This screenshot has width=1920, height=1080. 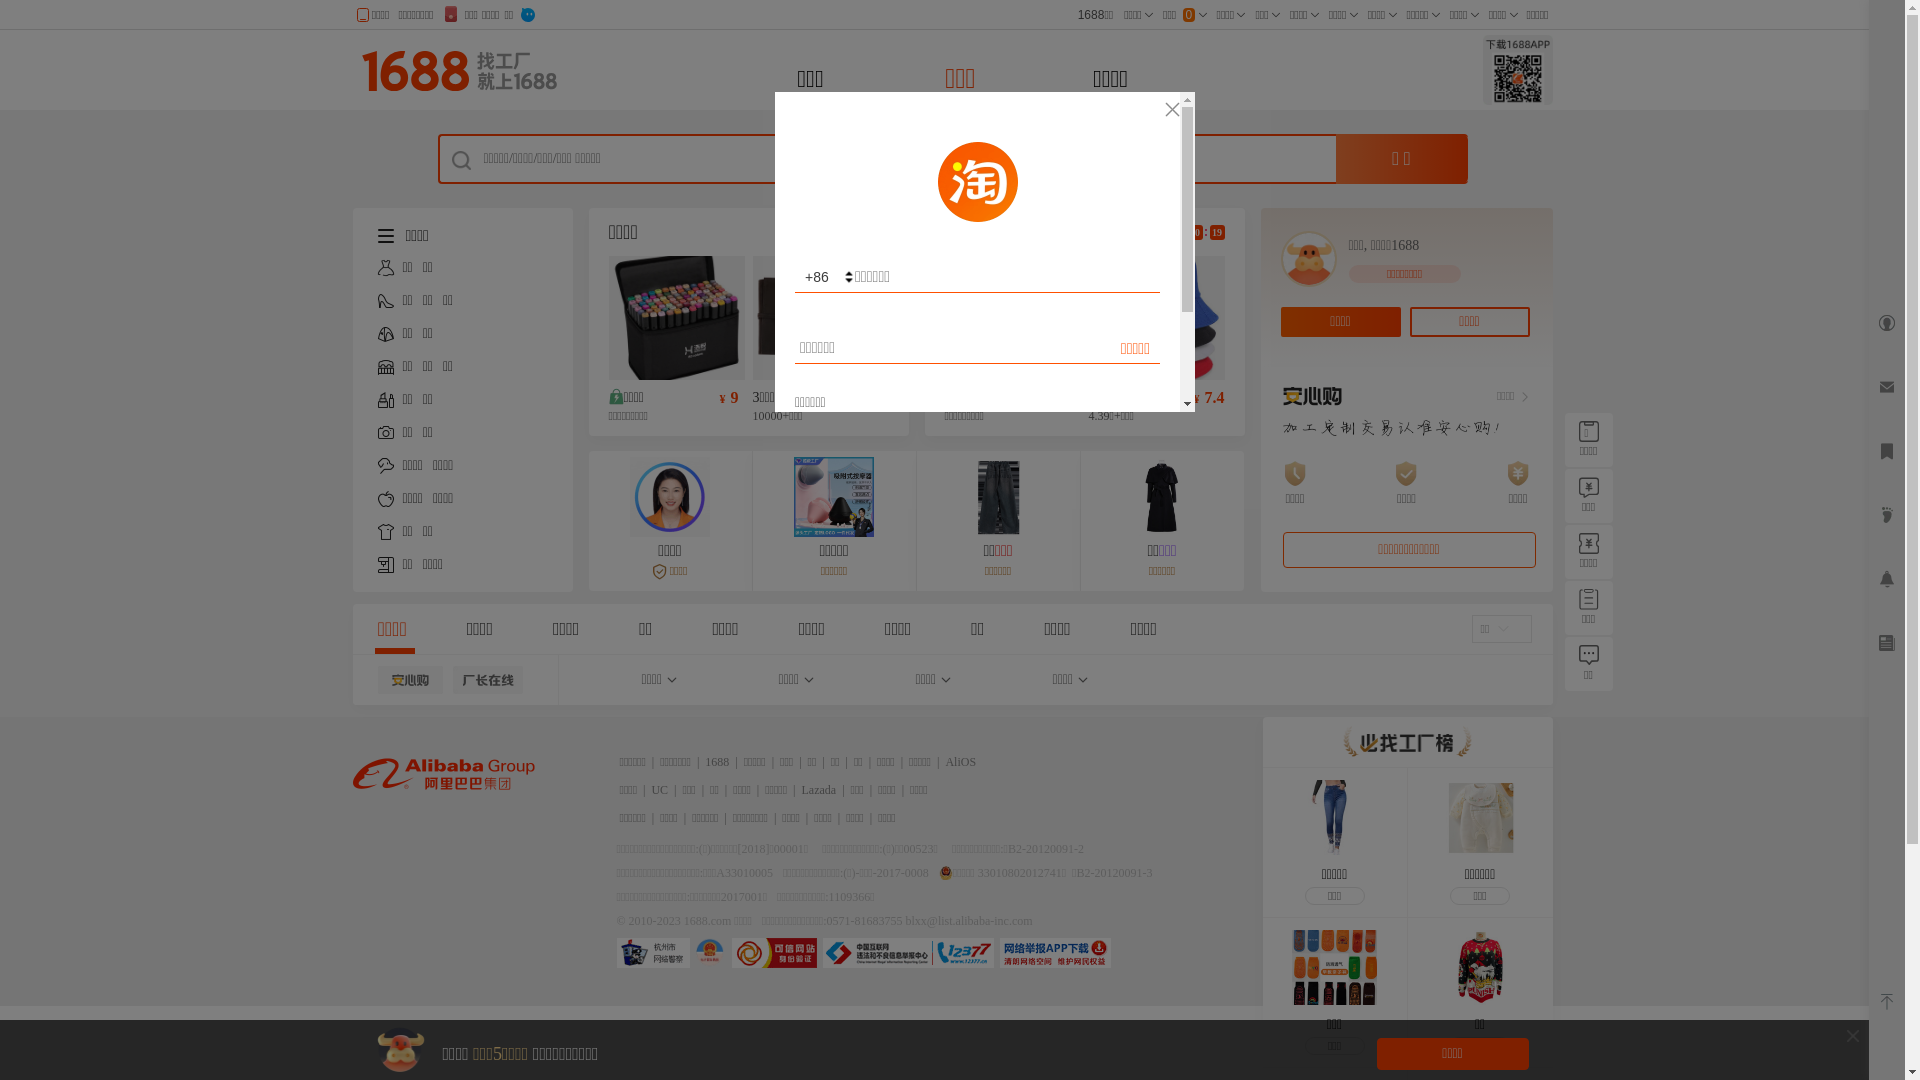 What do you see at coordinates (659, 789) in the screenshot?
I see `'UC'` at bounding box center [659, 789].